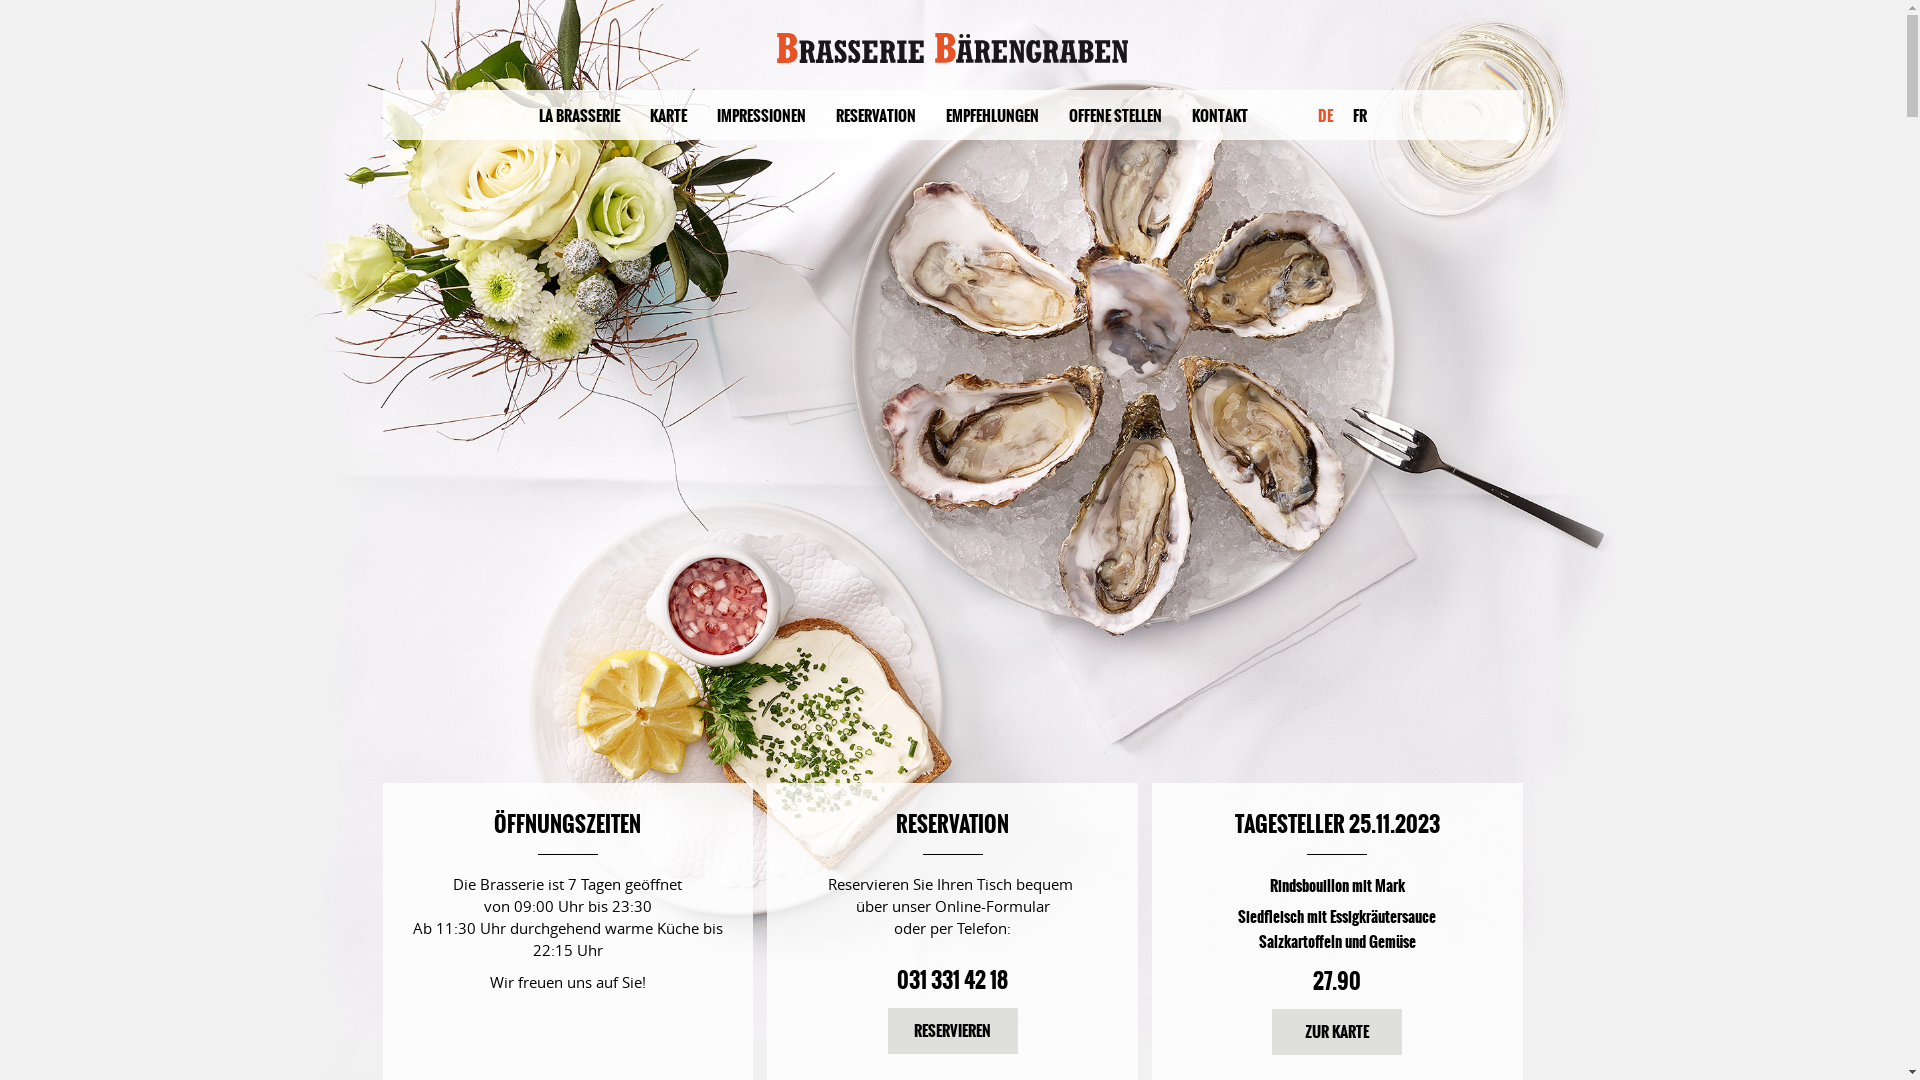  What do you see at coordinates (1338, 115) in the screenshot?
I see `'FR'` at bounding box center [1338, 115].